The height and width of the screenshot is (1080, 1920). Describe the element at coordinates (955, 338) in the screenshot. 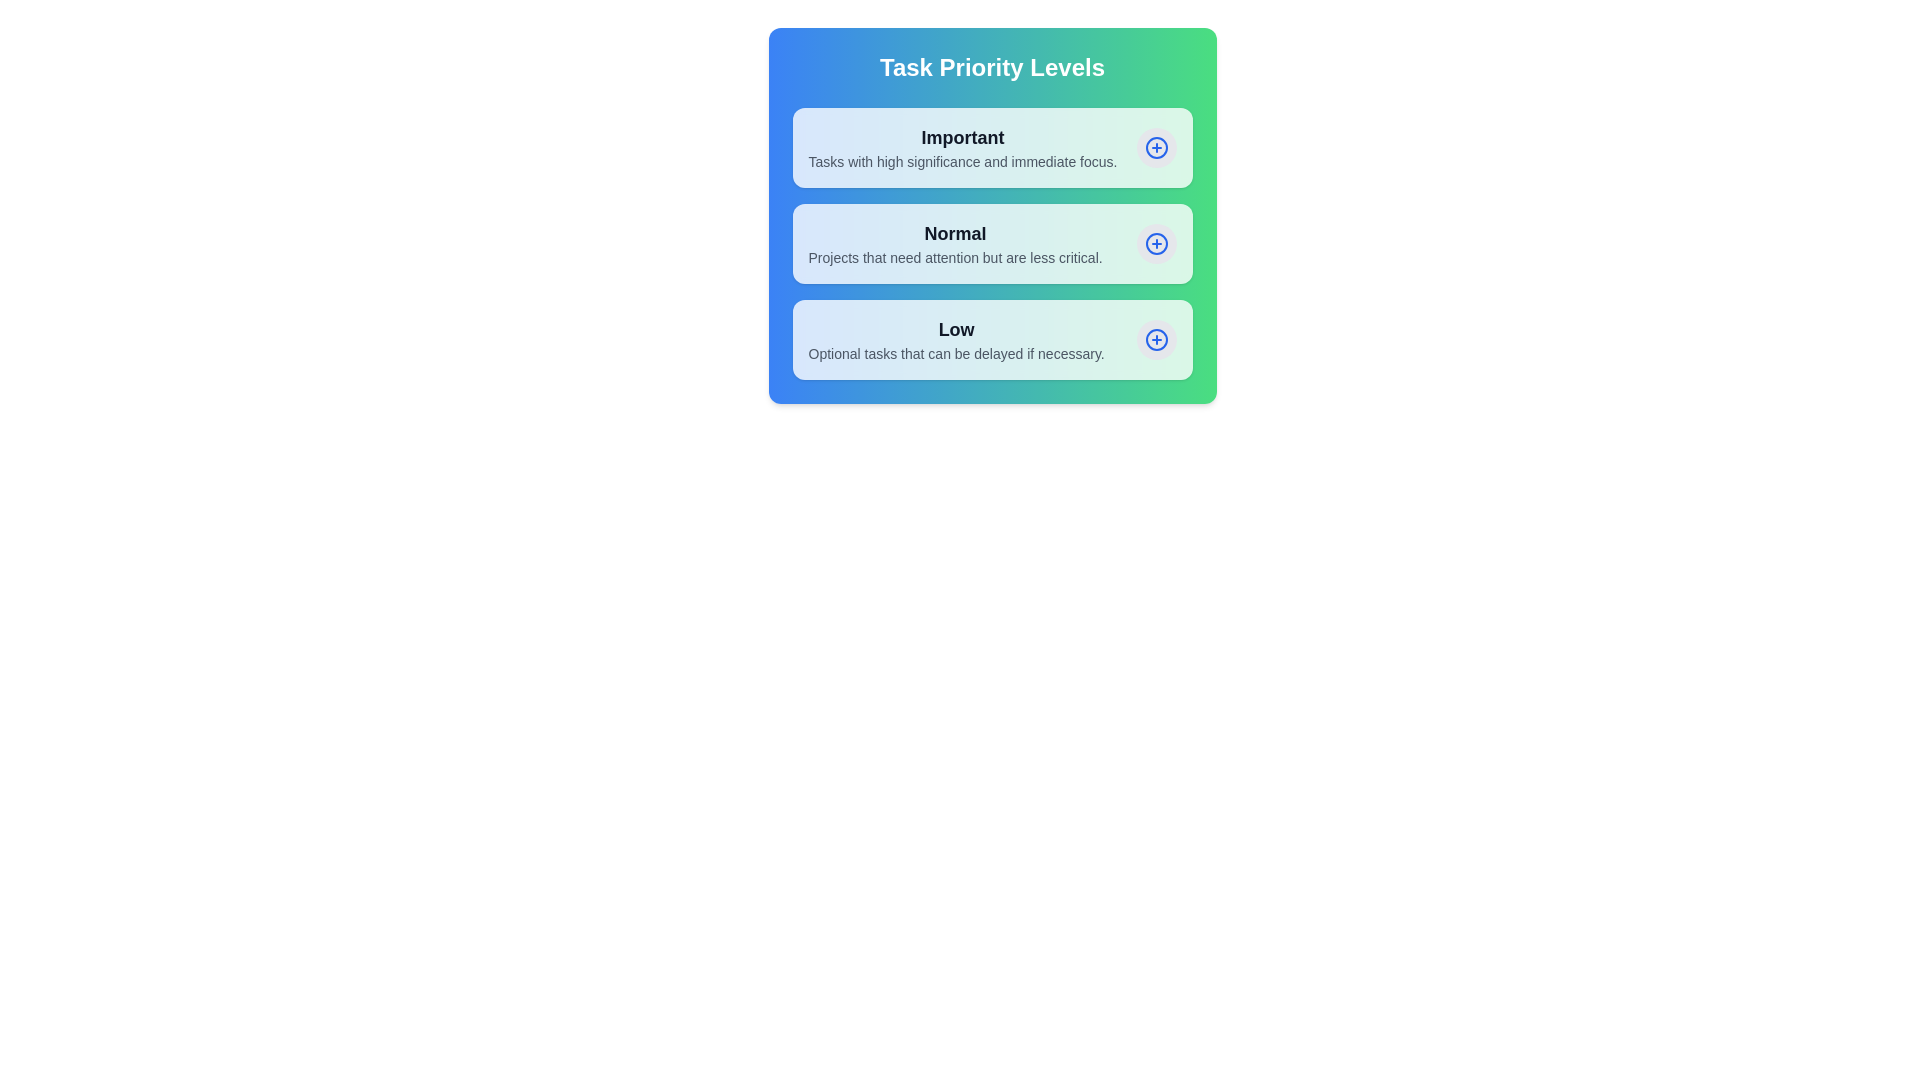

I see `the 'Low' priority text block` at that location.